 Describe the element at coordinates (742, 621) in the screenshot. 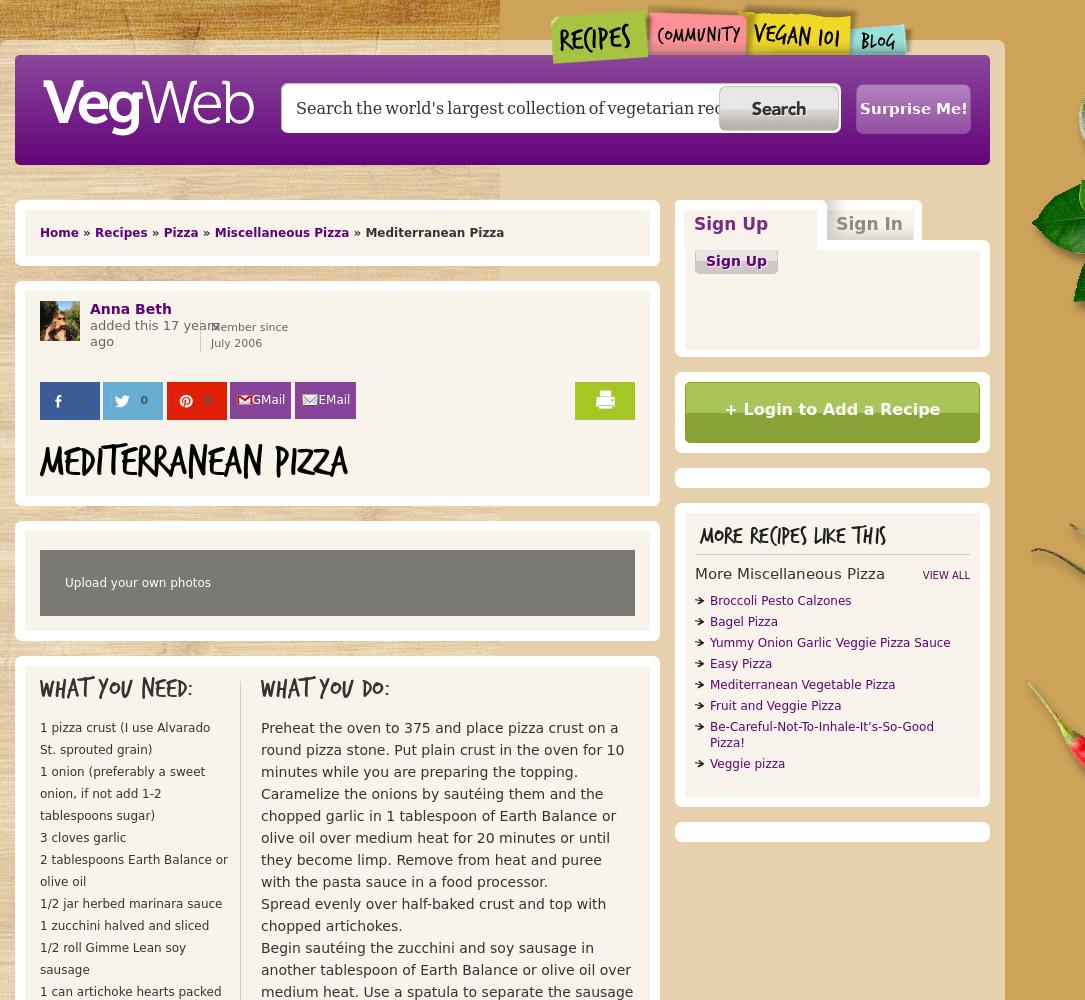

I see `'Bagel Pizza'` at that location.